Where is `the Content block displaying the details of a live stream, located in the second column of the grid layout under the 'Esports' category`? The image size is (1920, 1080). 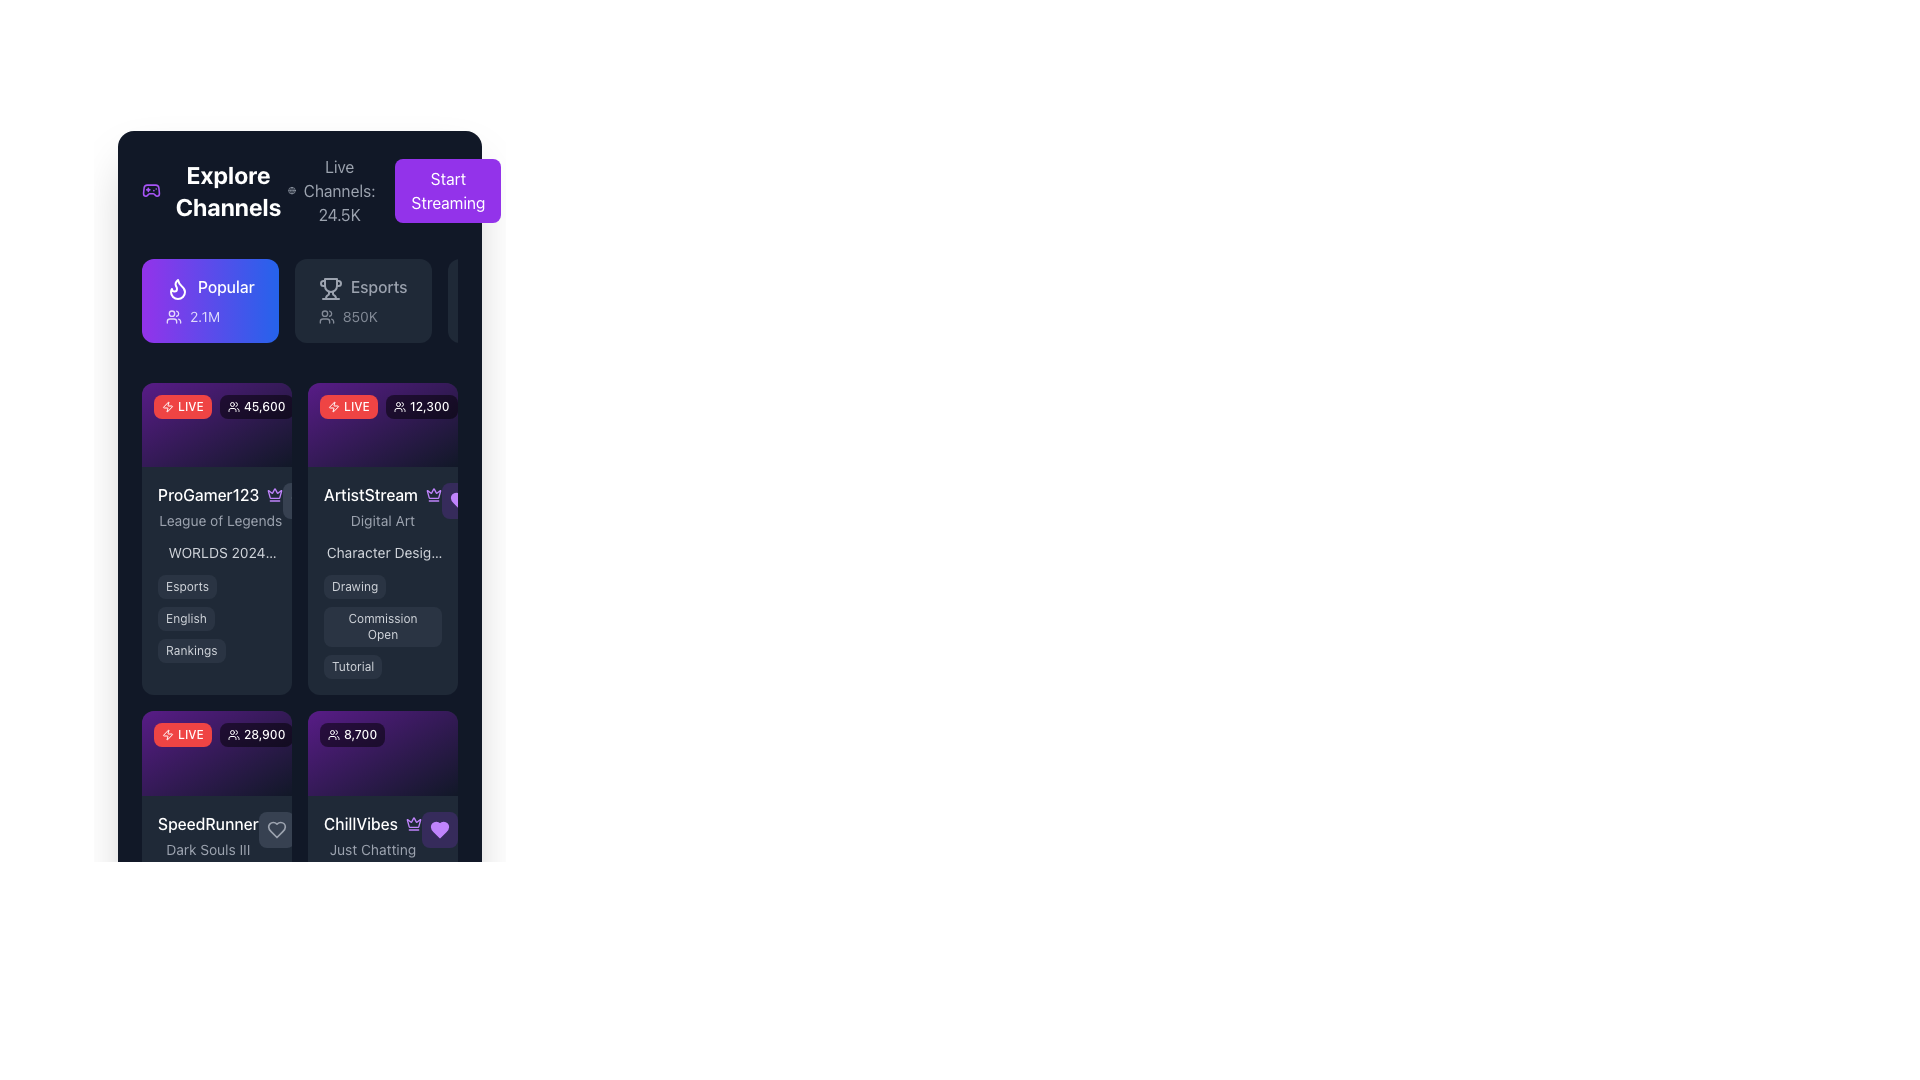 the Content block displaying the details of a live stream, located in the second column of the grid layout under the 'Esports' category is located at coordinates (216, 573).